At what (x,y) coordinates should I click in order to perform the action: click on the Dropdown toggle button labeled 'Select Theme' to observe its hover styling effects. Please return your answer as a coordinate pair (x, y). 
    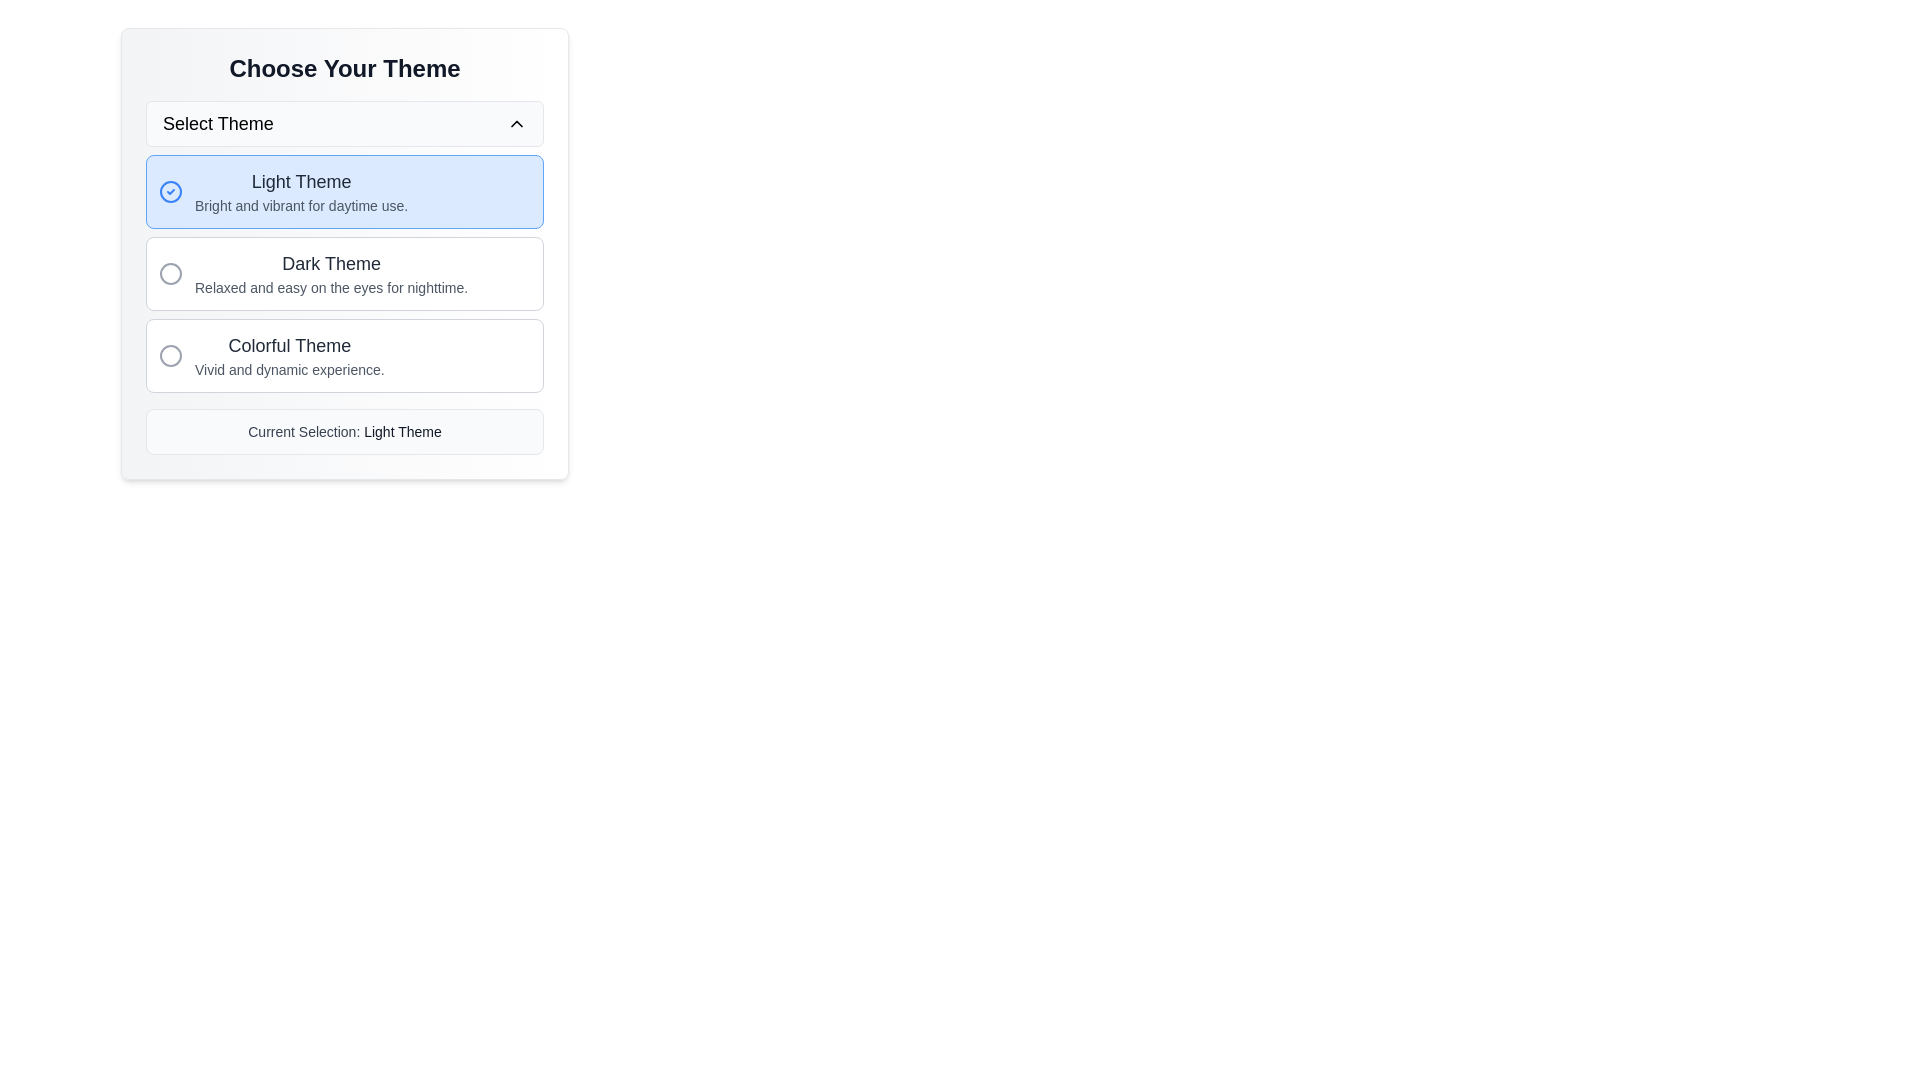
    Looking at the image, I should click on (345, 123).